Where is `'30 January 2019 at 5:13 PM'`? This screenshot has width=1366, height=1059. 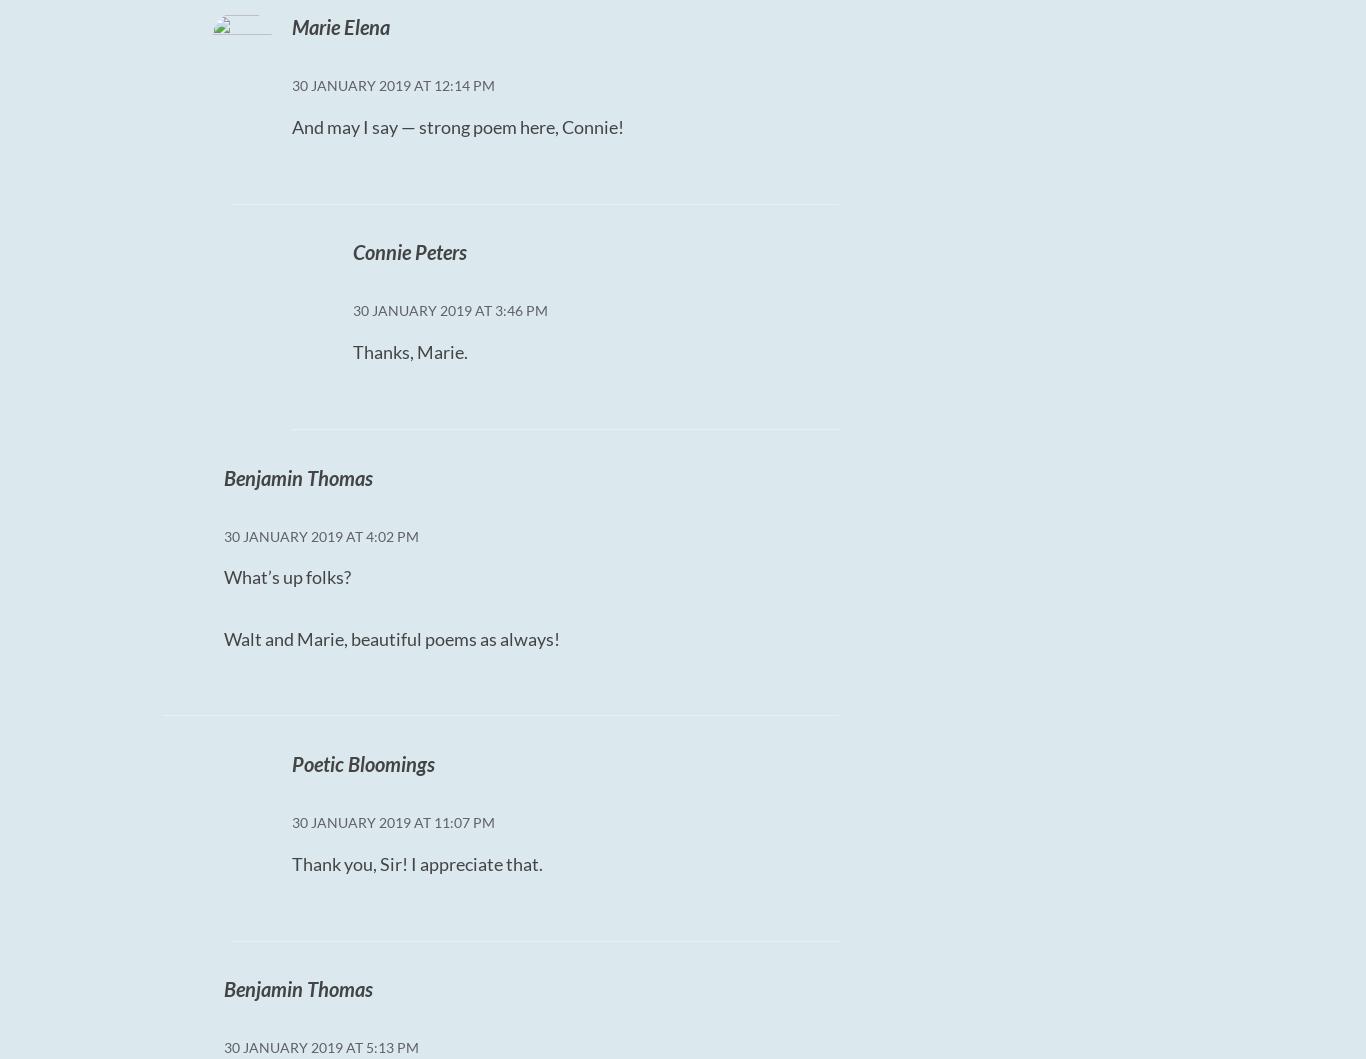
'30 January 2019 at 5:13 PM' is located at coordinates (321, 1046).